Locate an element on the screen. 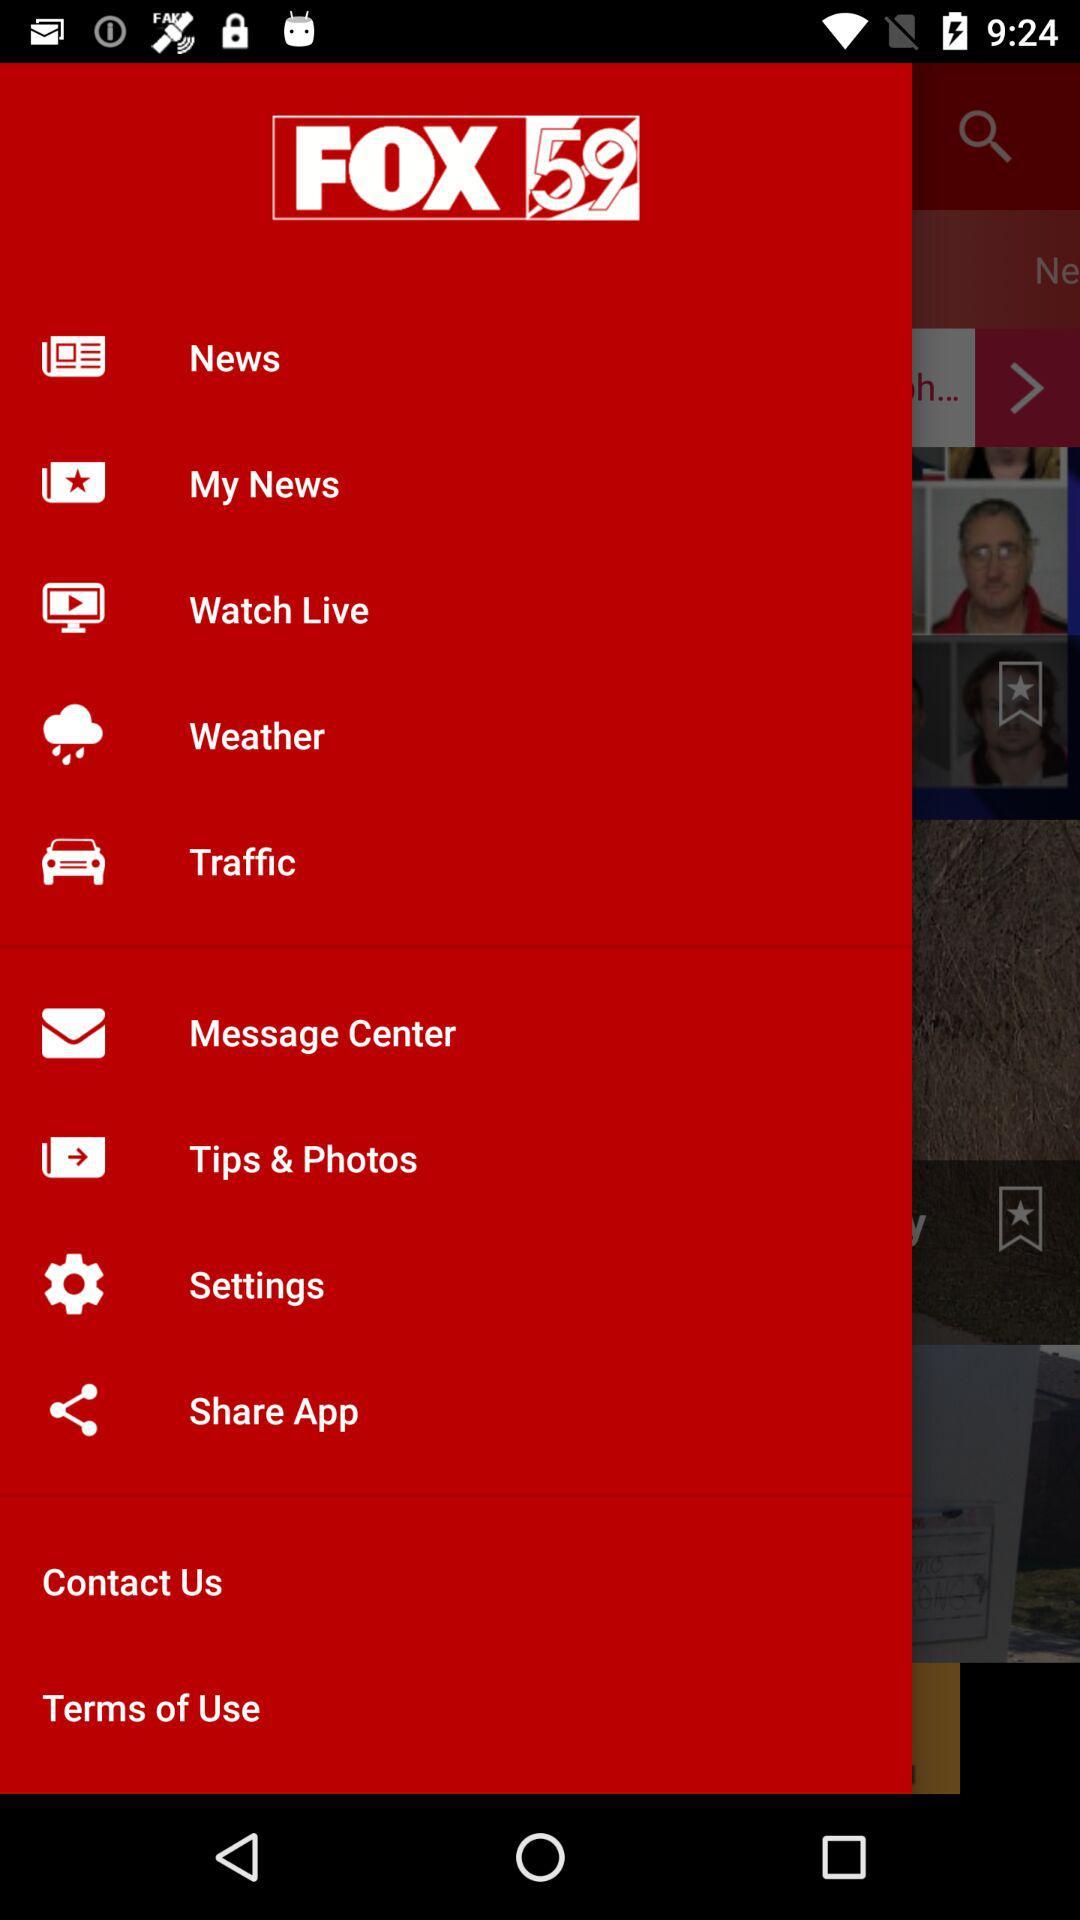 The height and width of the screenshot is (1920, 1080). the search icon is located at coordinates (984, 135).